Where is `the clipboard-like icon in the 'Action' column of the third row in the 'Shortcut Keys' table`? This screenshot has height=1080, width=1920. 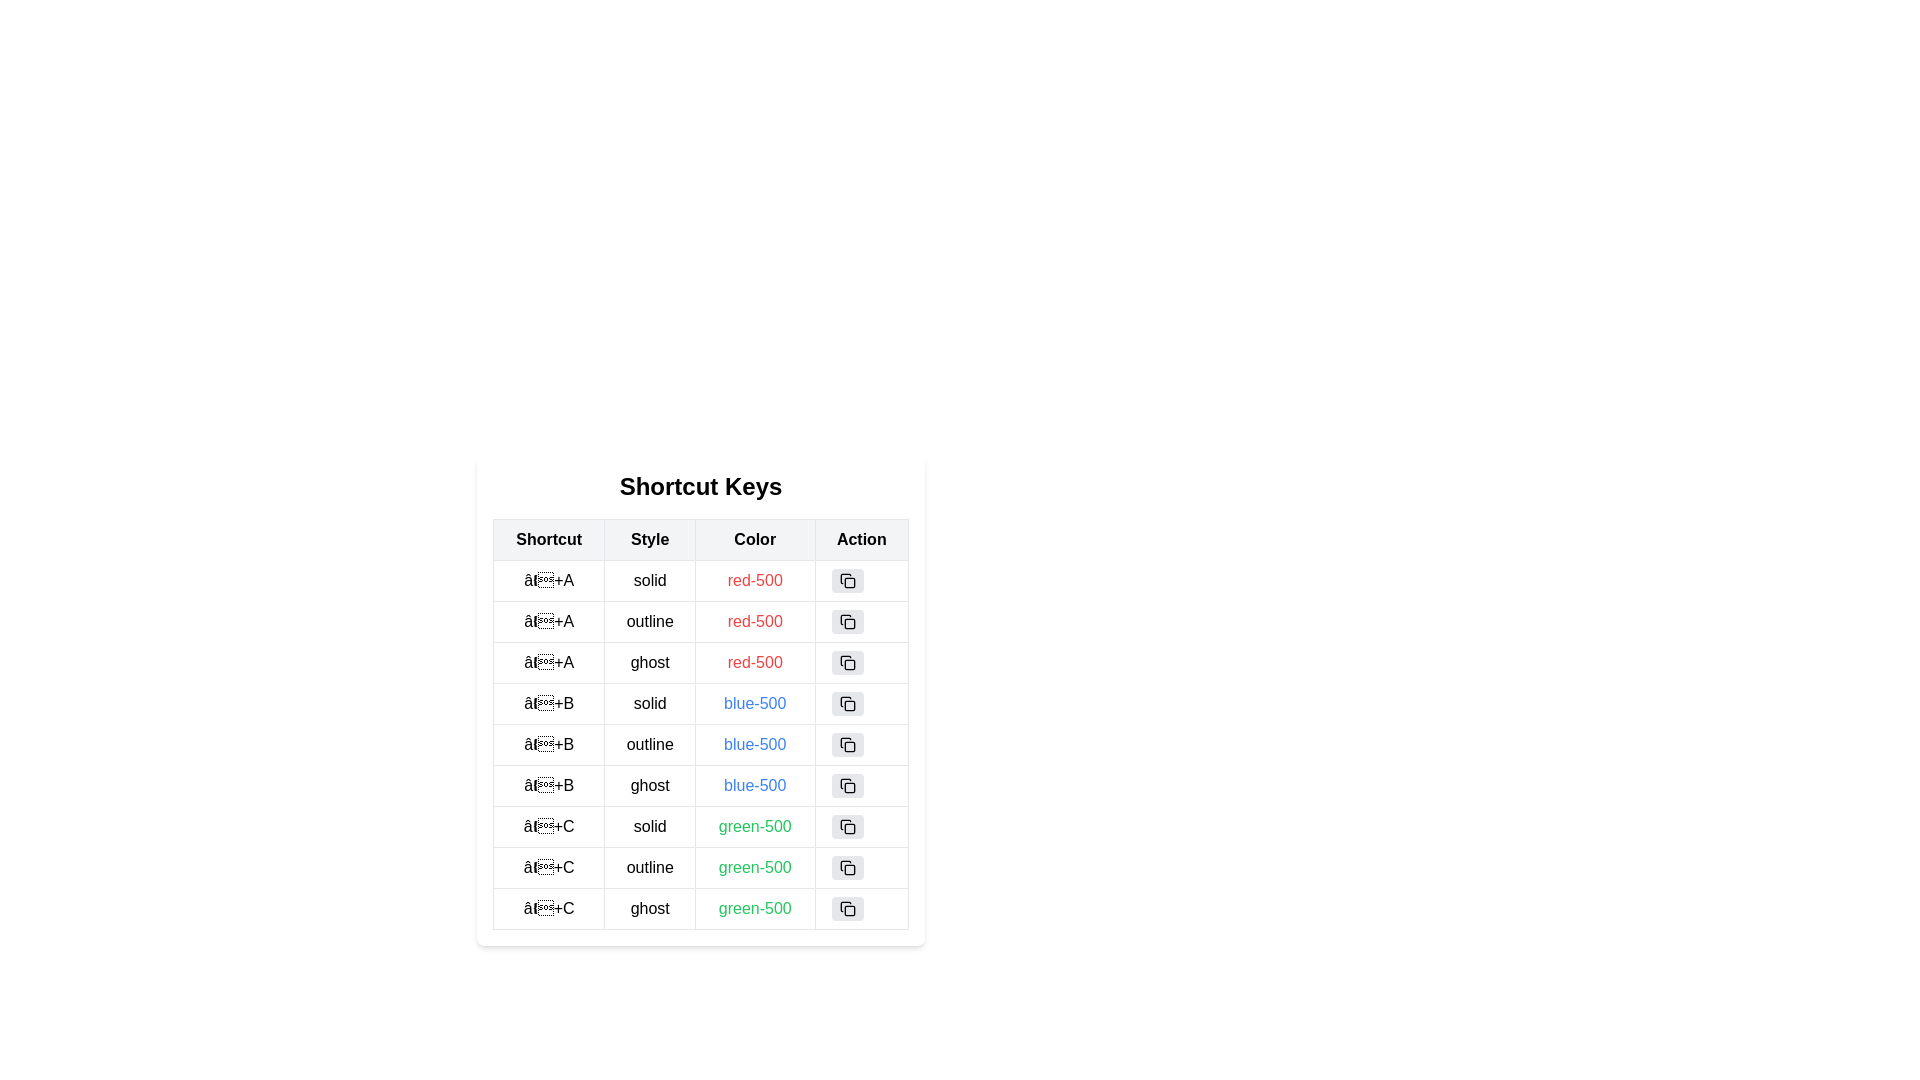
the clipboard-like icon in the 'Action' column of the third row in the 'Shortcut Keys' table is located at coordinates (845, 660).